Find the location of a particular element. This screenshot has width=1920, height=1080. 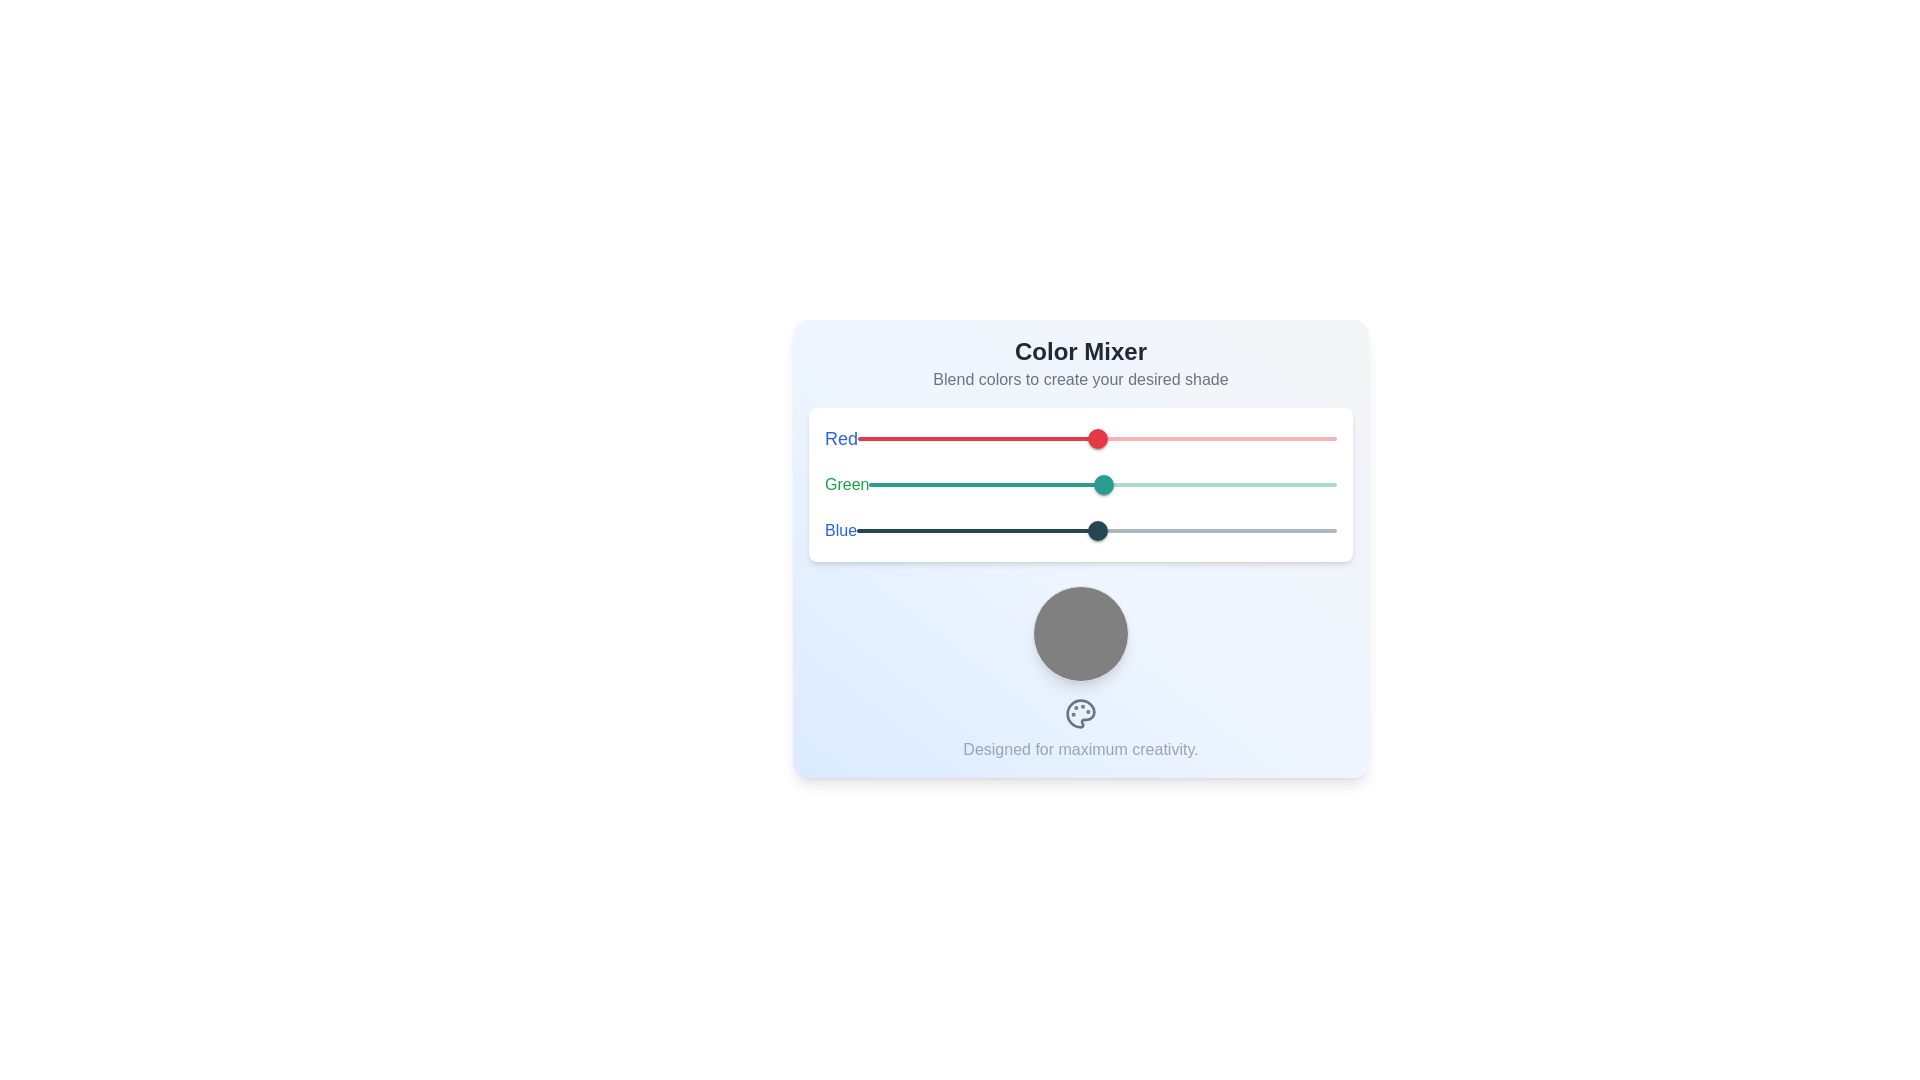

the green value is located at coordinates (1177, 485).